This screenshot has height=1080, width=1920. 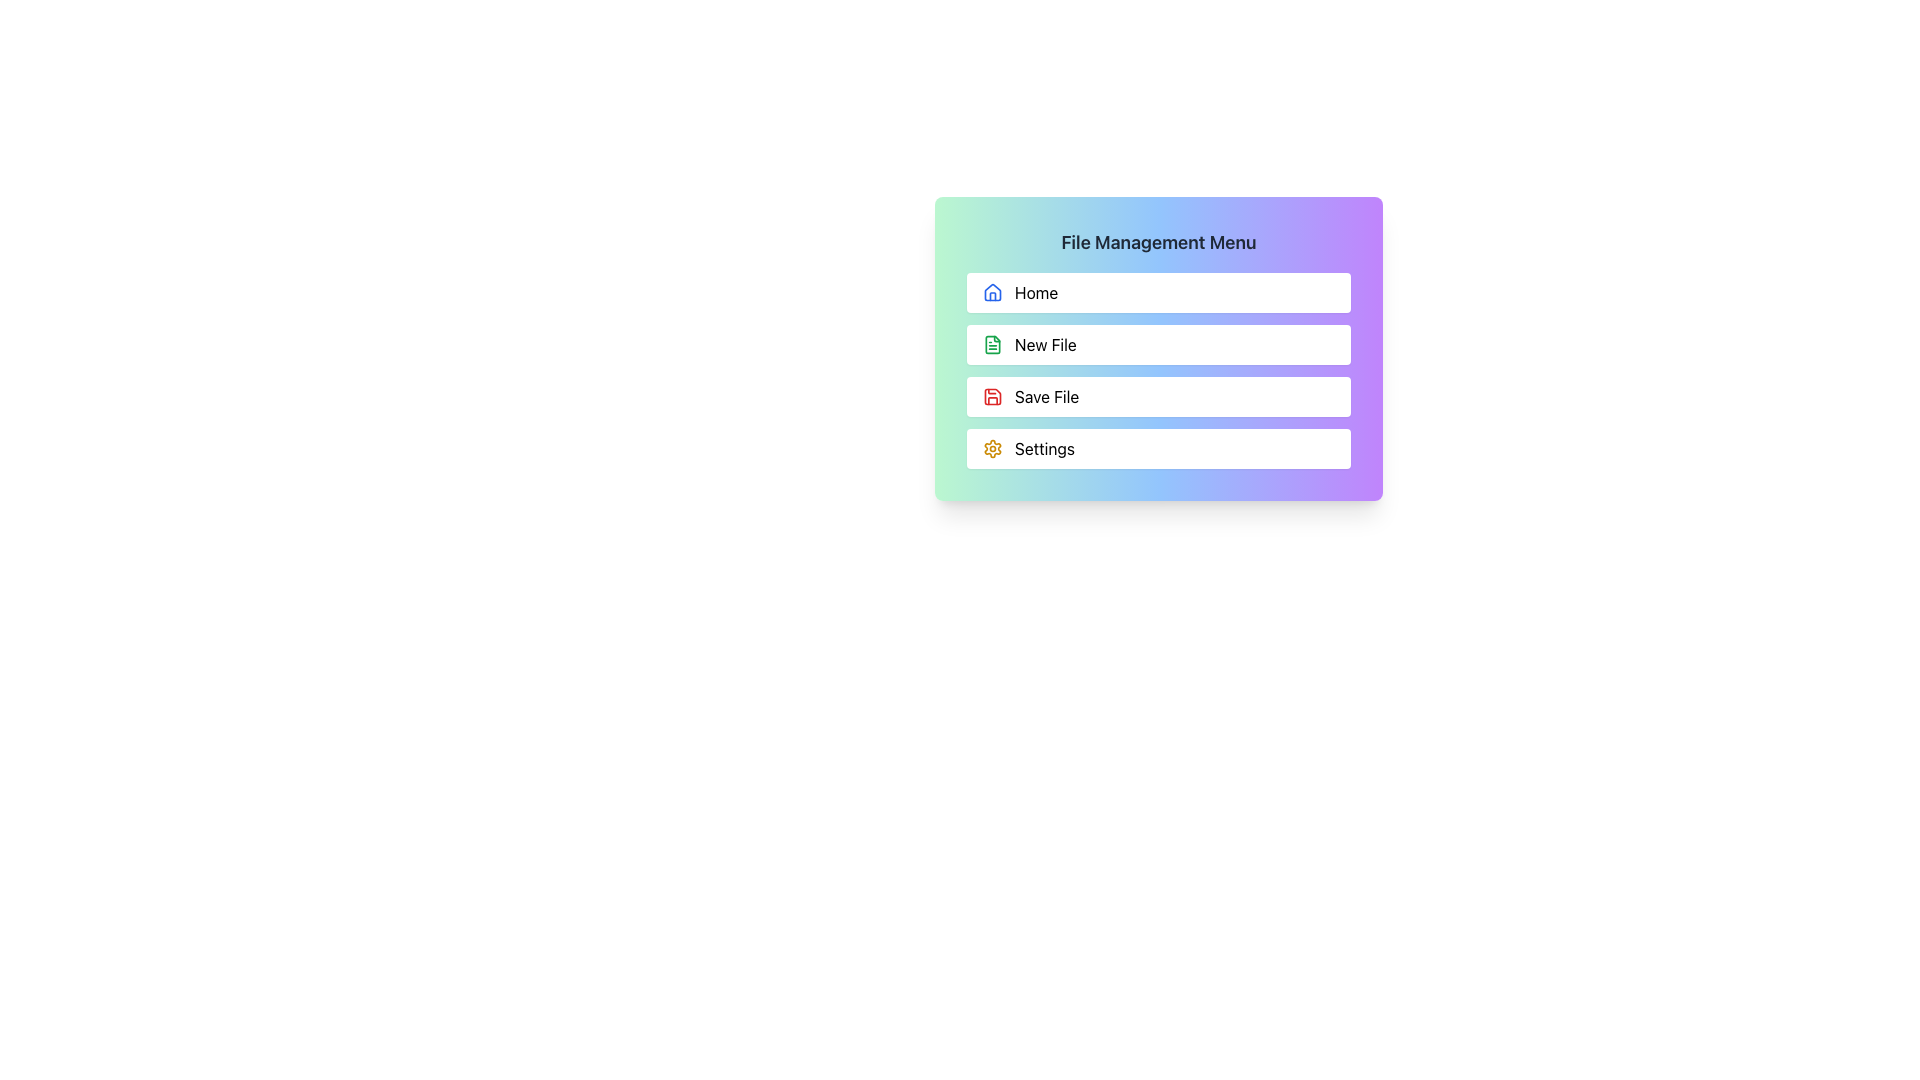 What do you see at coordinates (993, 397) in the screenshot?
I see `the red save icon located to the left of the 'Save File' label in the vertical menu layout` at bounding box center [993, 397].